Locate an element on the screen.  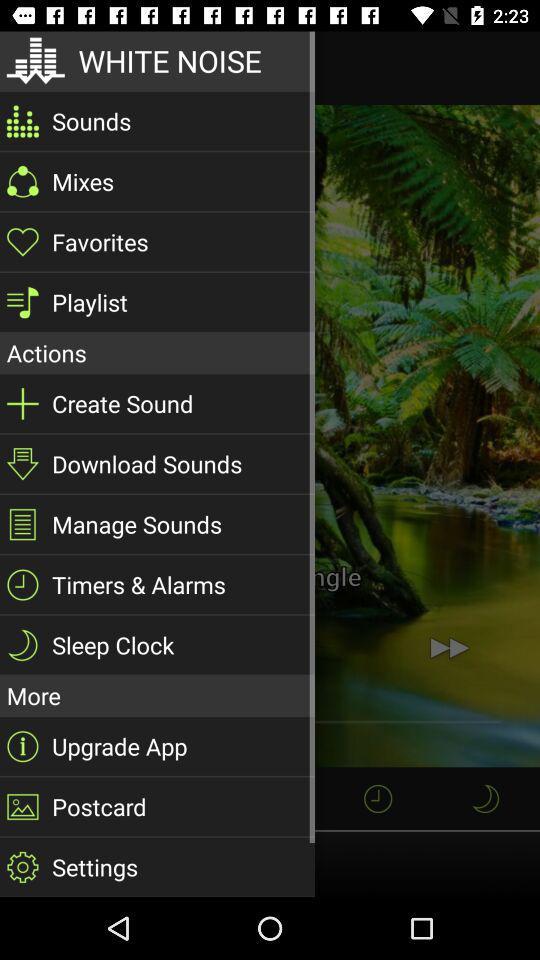
the av_forward icon is located at coordinates (449, 647).